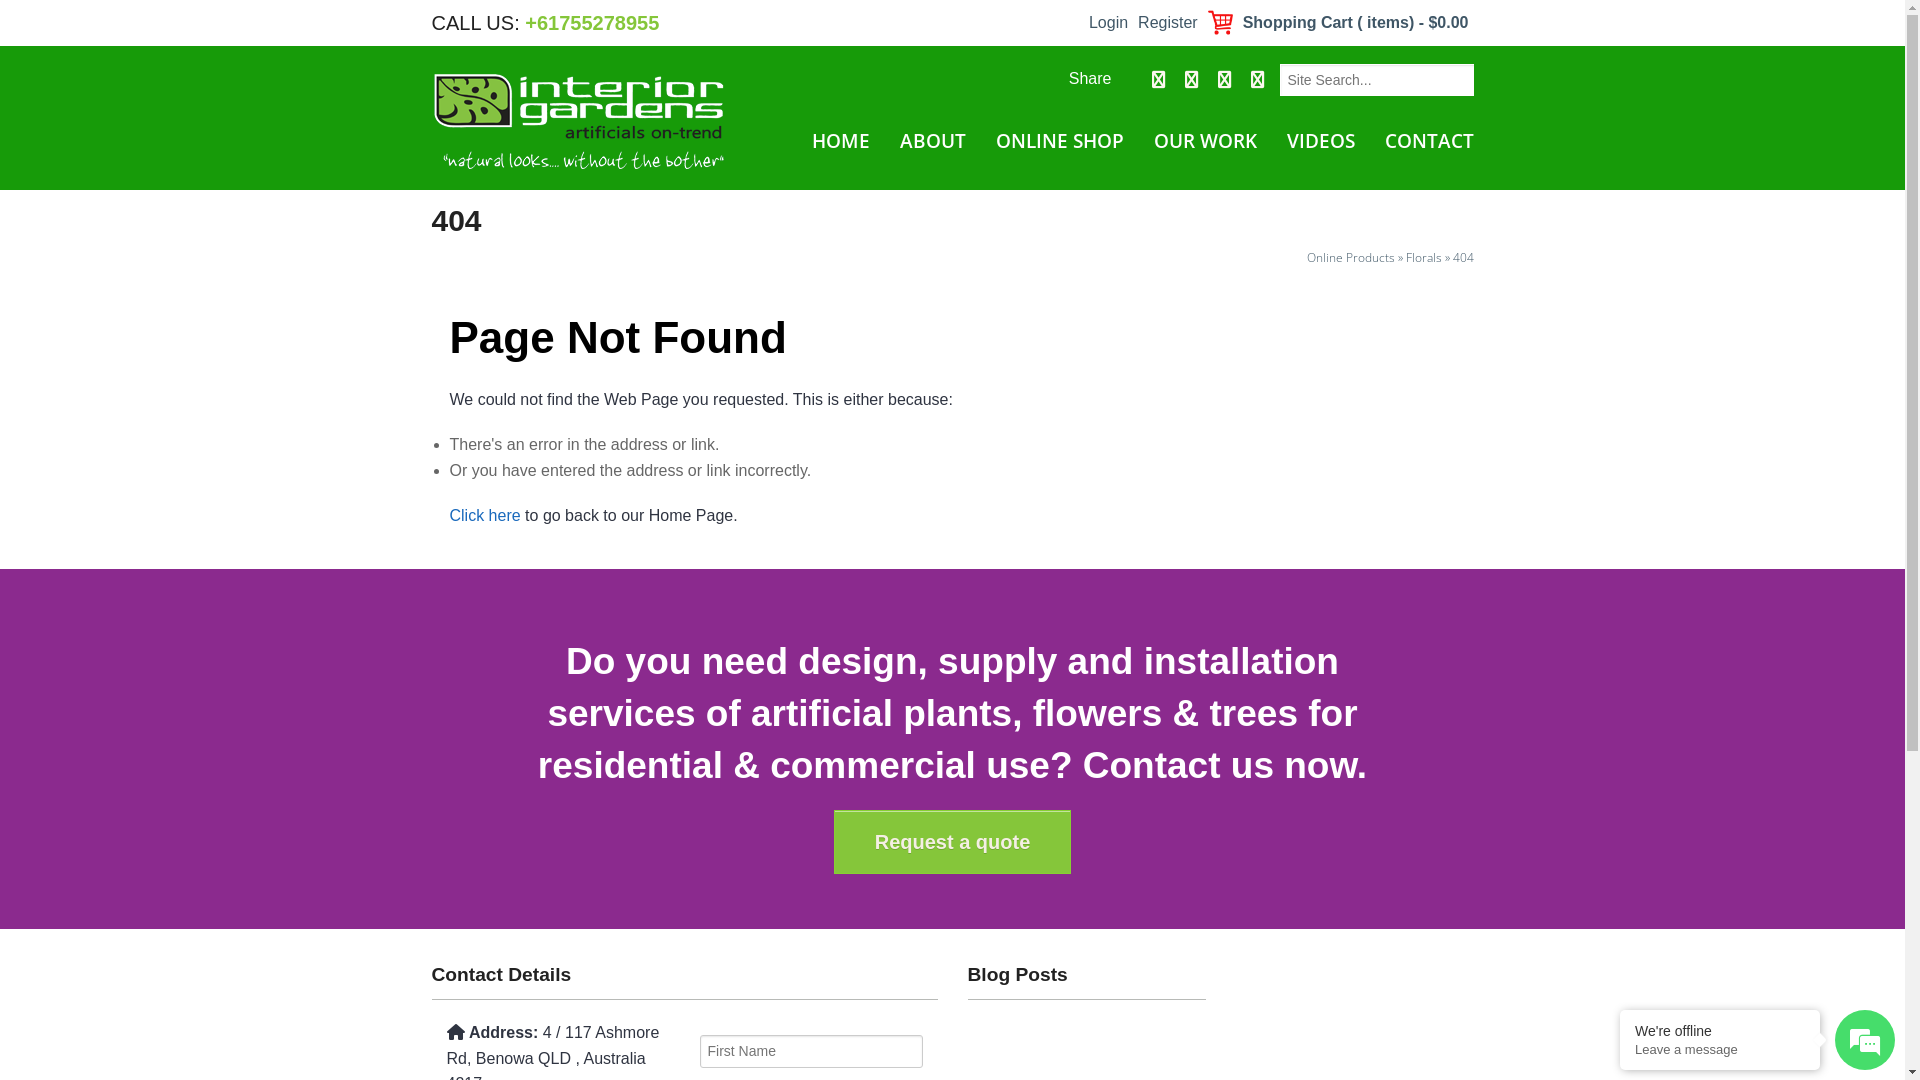 Image resolution: width=1920 pixels, height=1080 pixels. I want to click on 'VIDEOS', so click(1320, 140).